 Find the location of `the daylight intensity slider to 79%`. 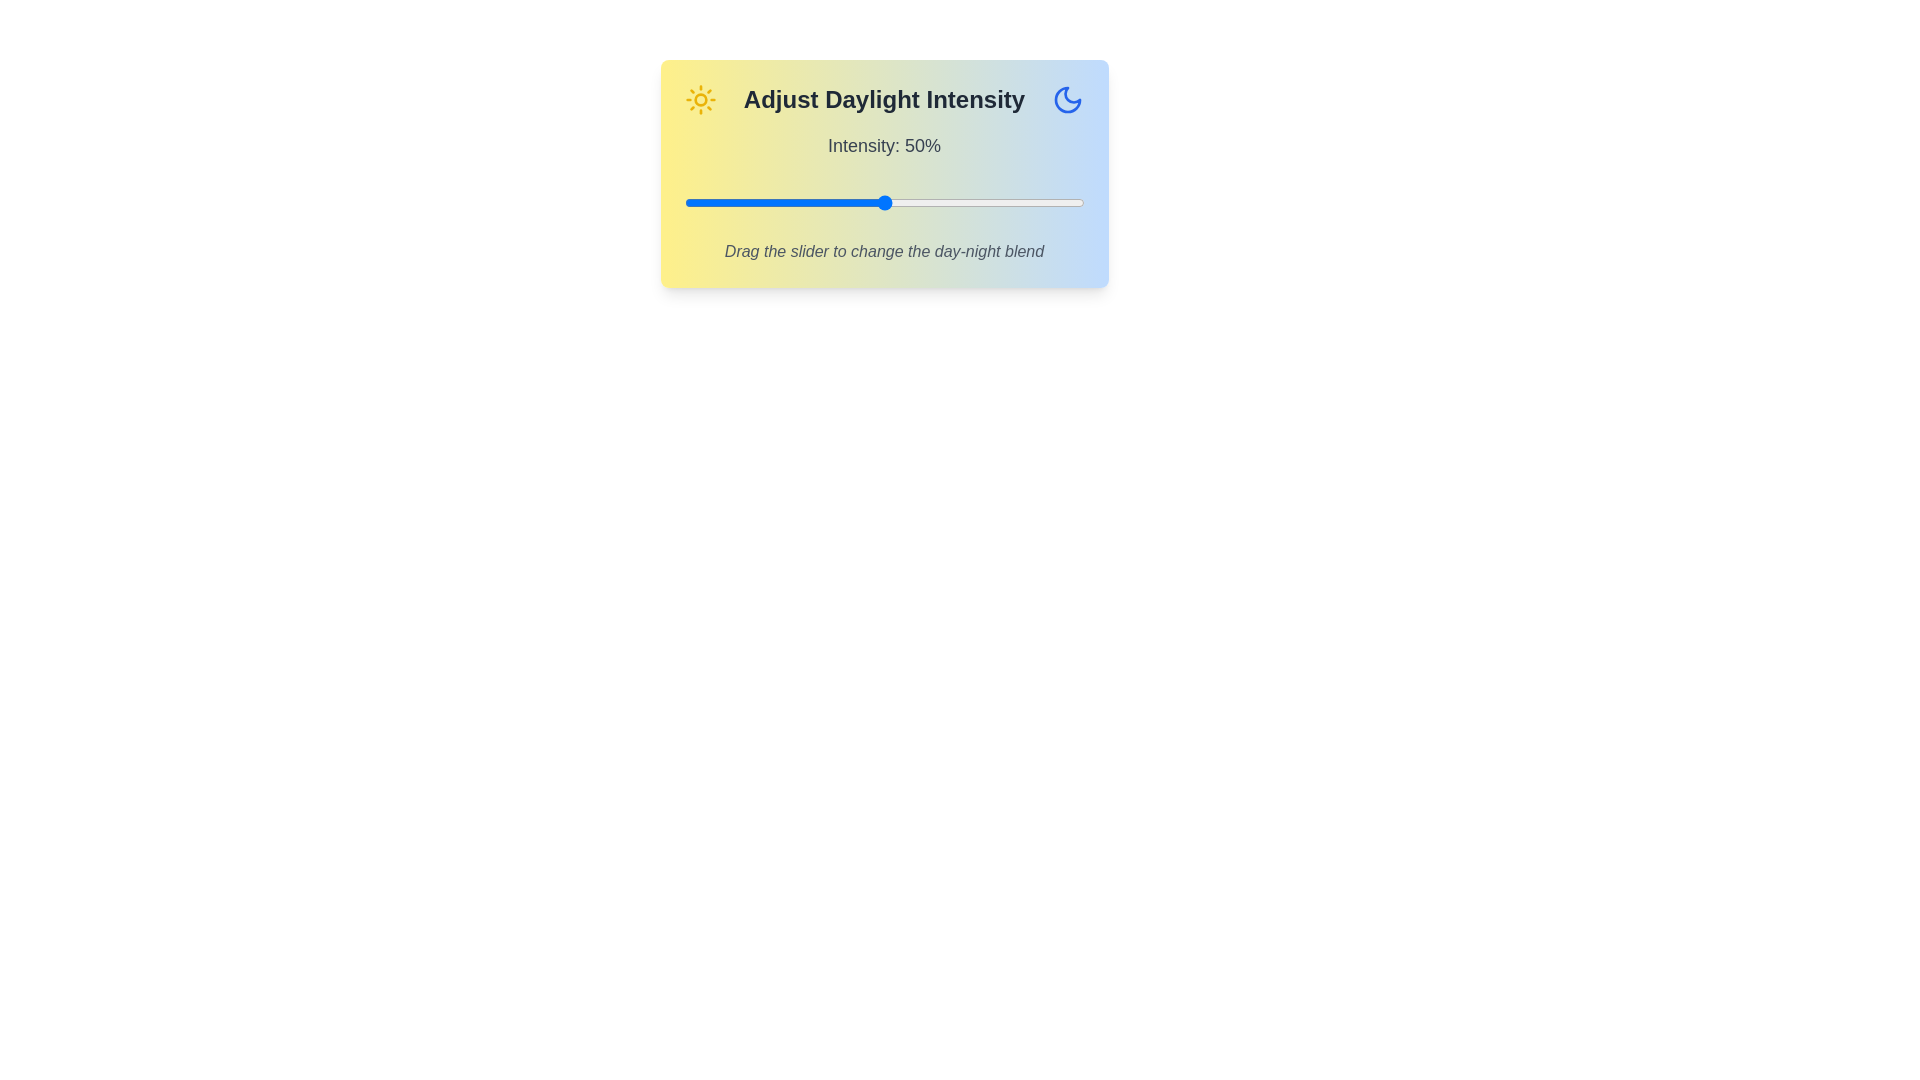

the daylight intensity slider to 79% is located at coordinates (1000, 203).